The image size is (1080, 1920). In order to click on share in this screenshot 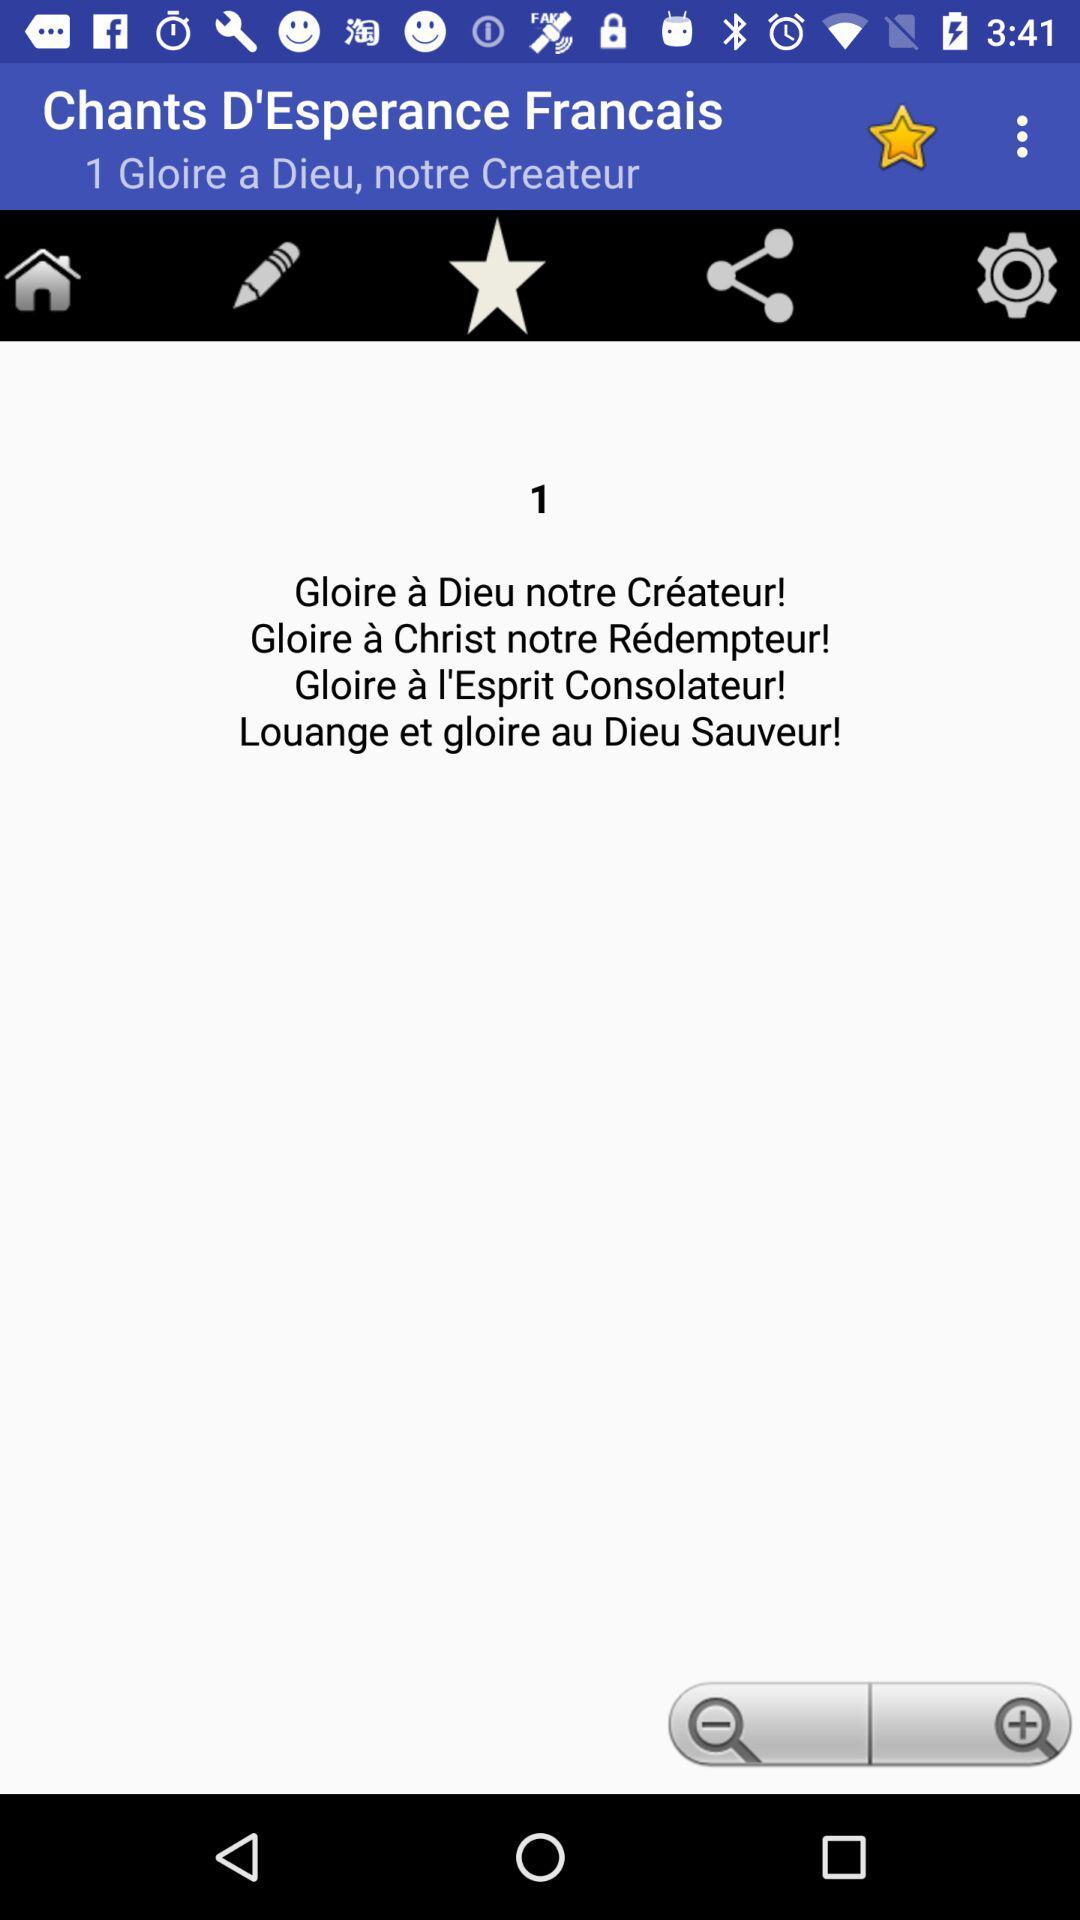, I will do `click(749, 274)`.